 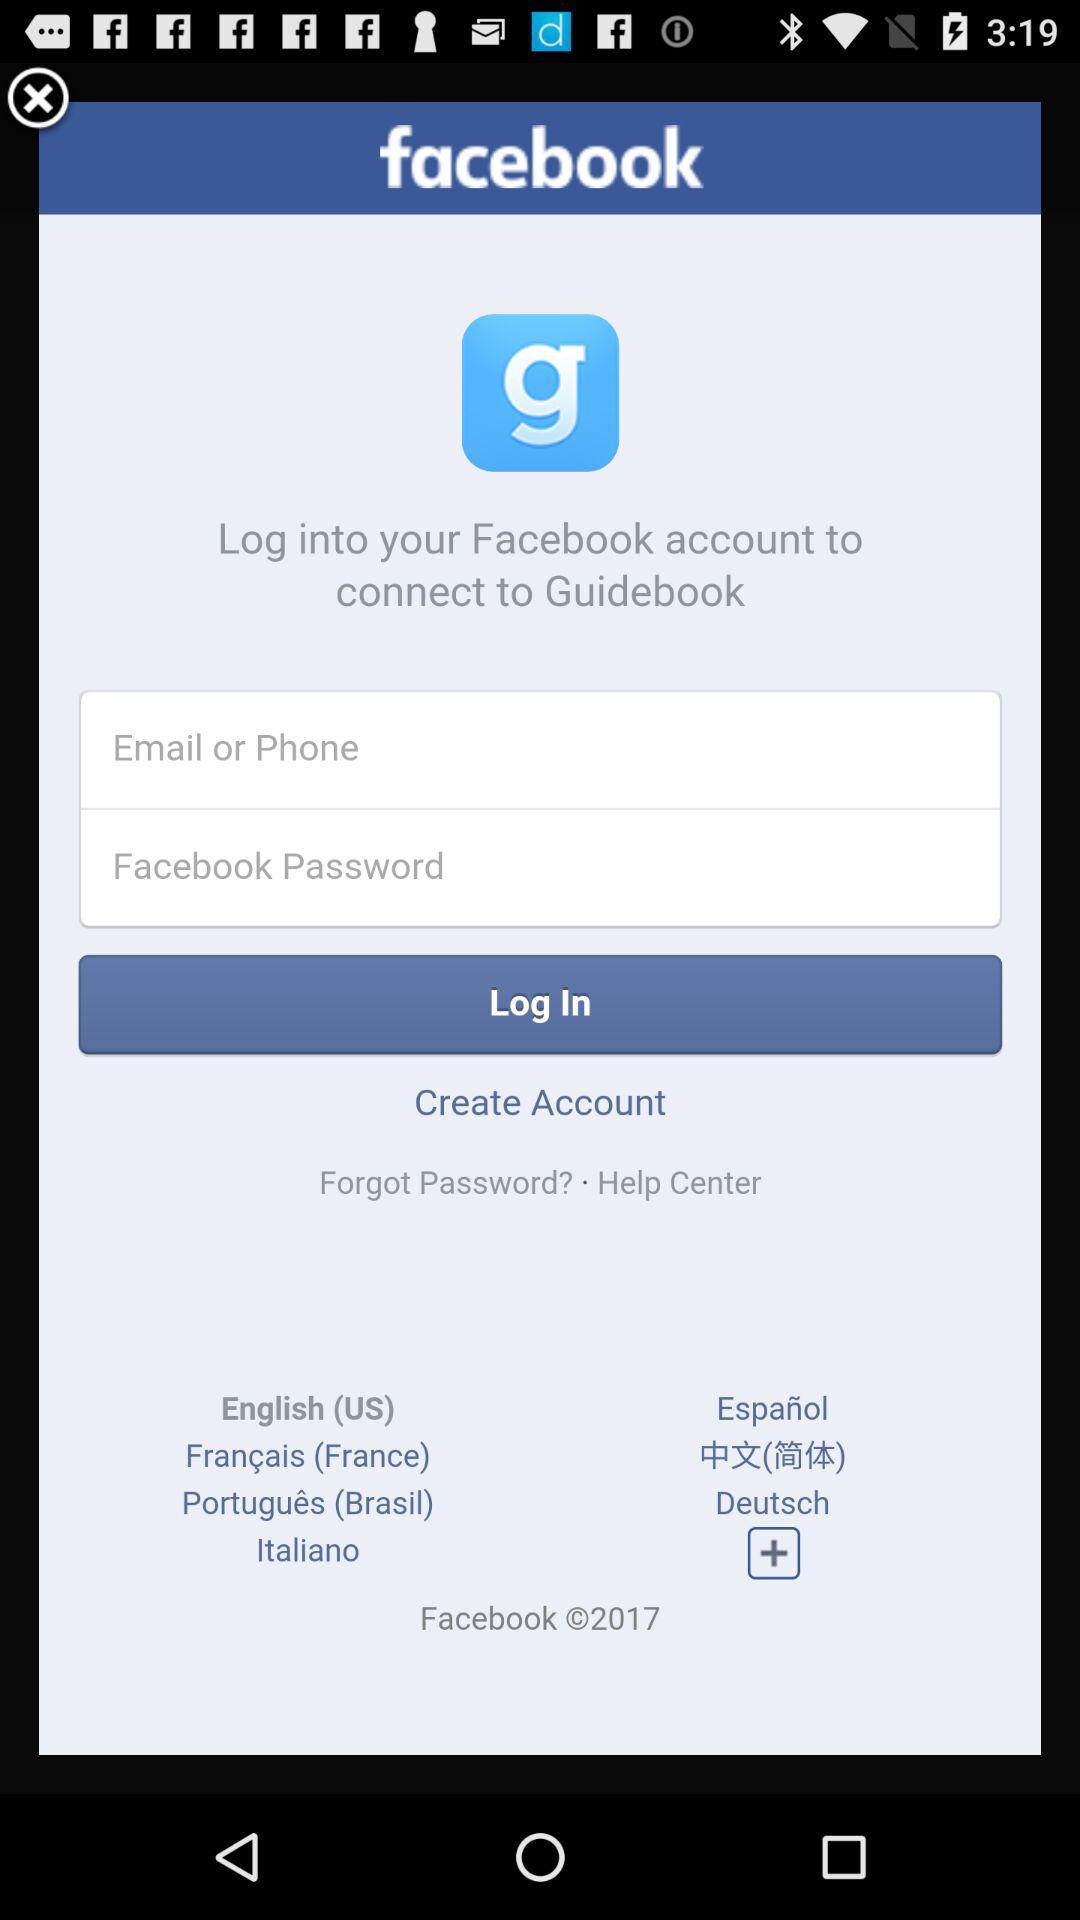 What do you see at coordinates (540, 927) in the screenshot?
I see `display screen` at bounding box center [540, 927].